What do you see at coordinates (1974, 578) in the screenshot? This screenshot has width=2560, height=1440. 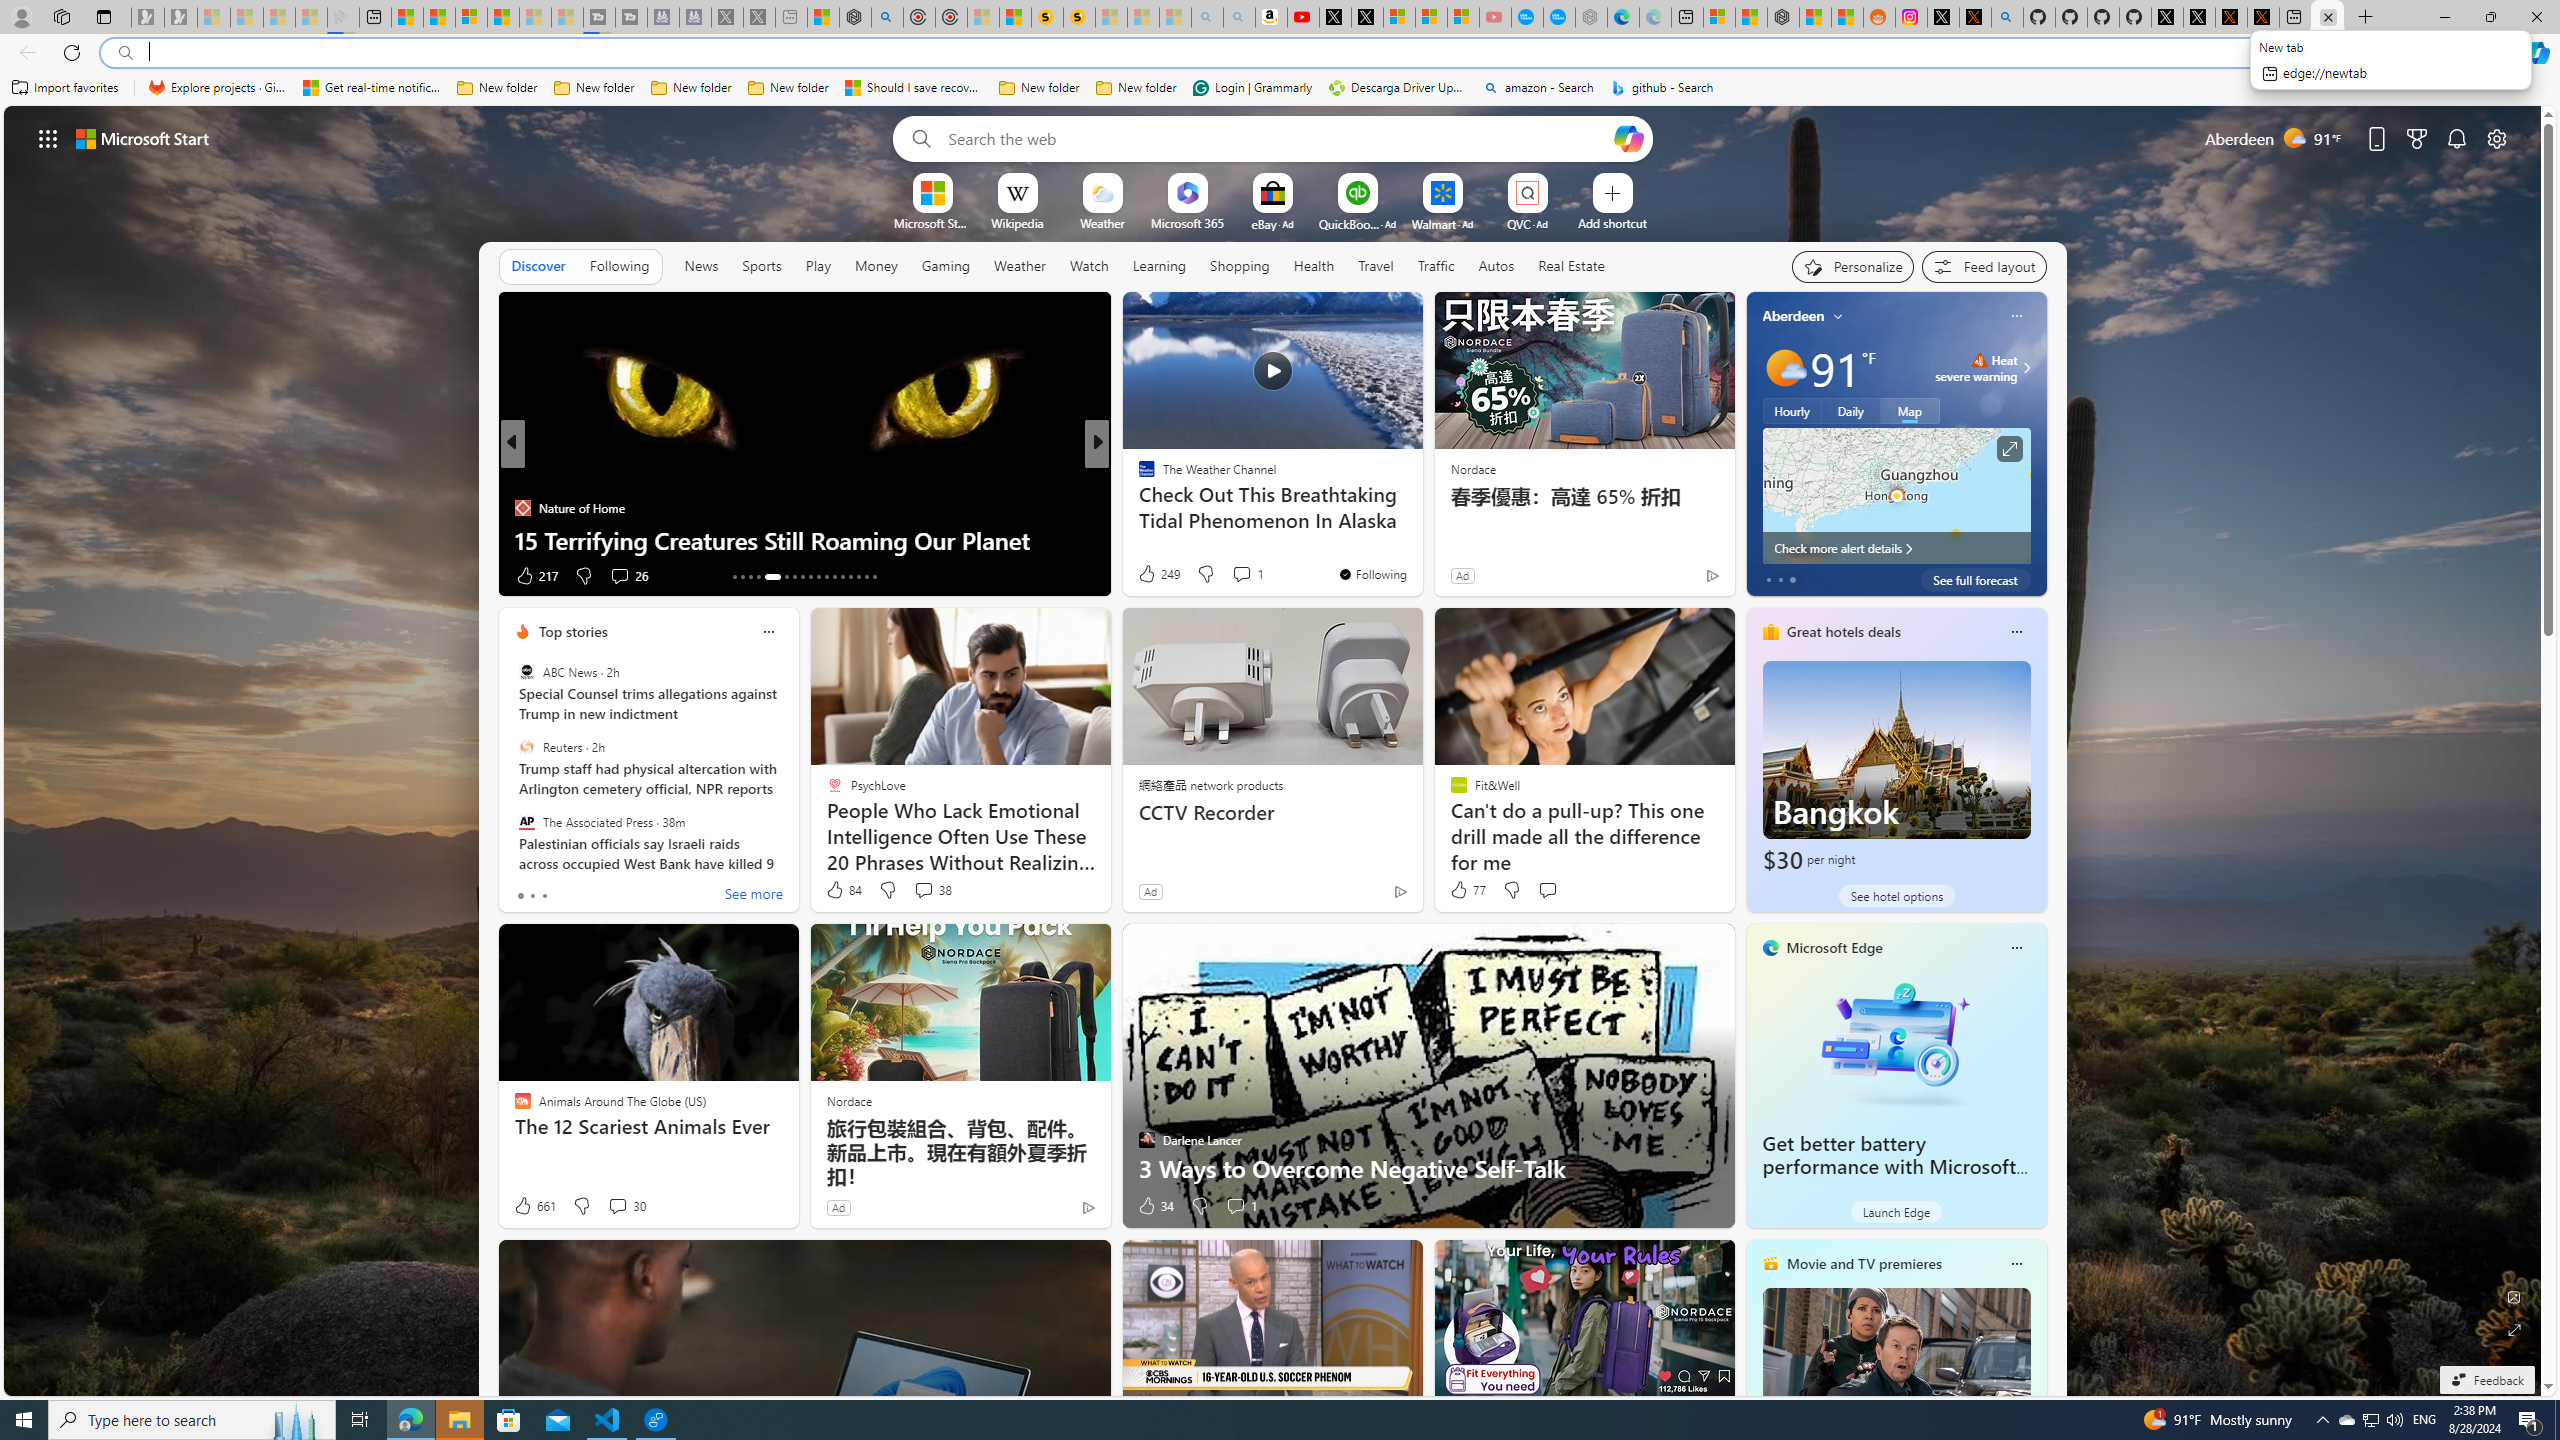 I see `'See full forecast'` at bounding box center [1974, 578].